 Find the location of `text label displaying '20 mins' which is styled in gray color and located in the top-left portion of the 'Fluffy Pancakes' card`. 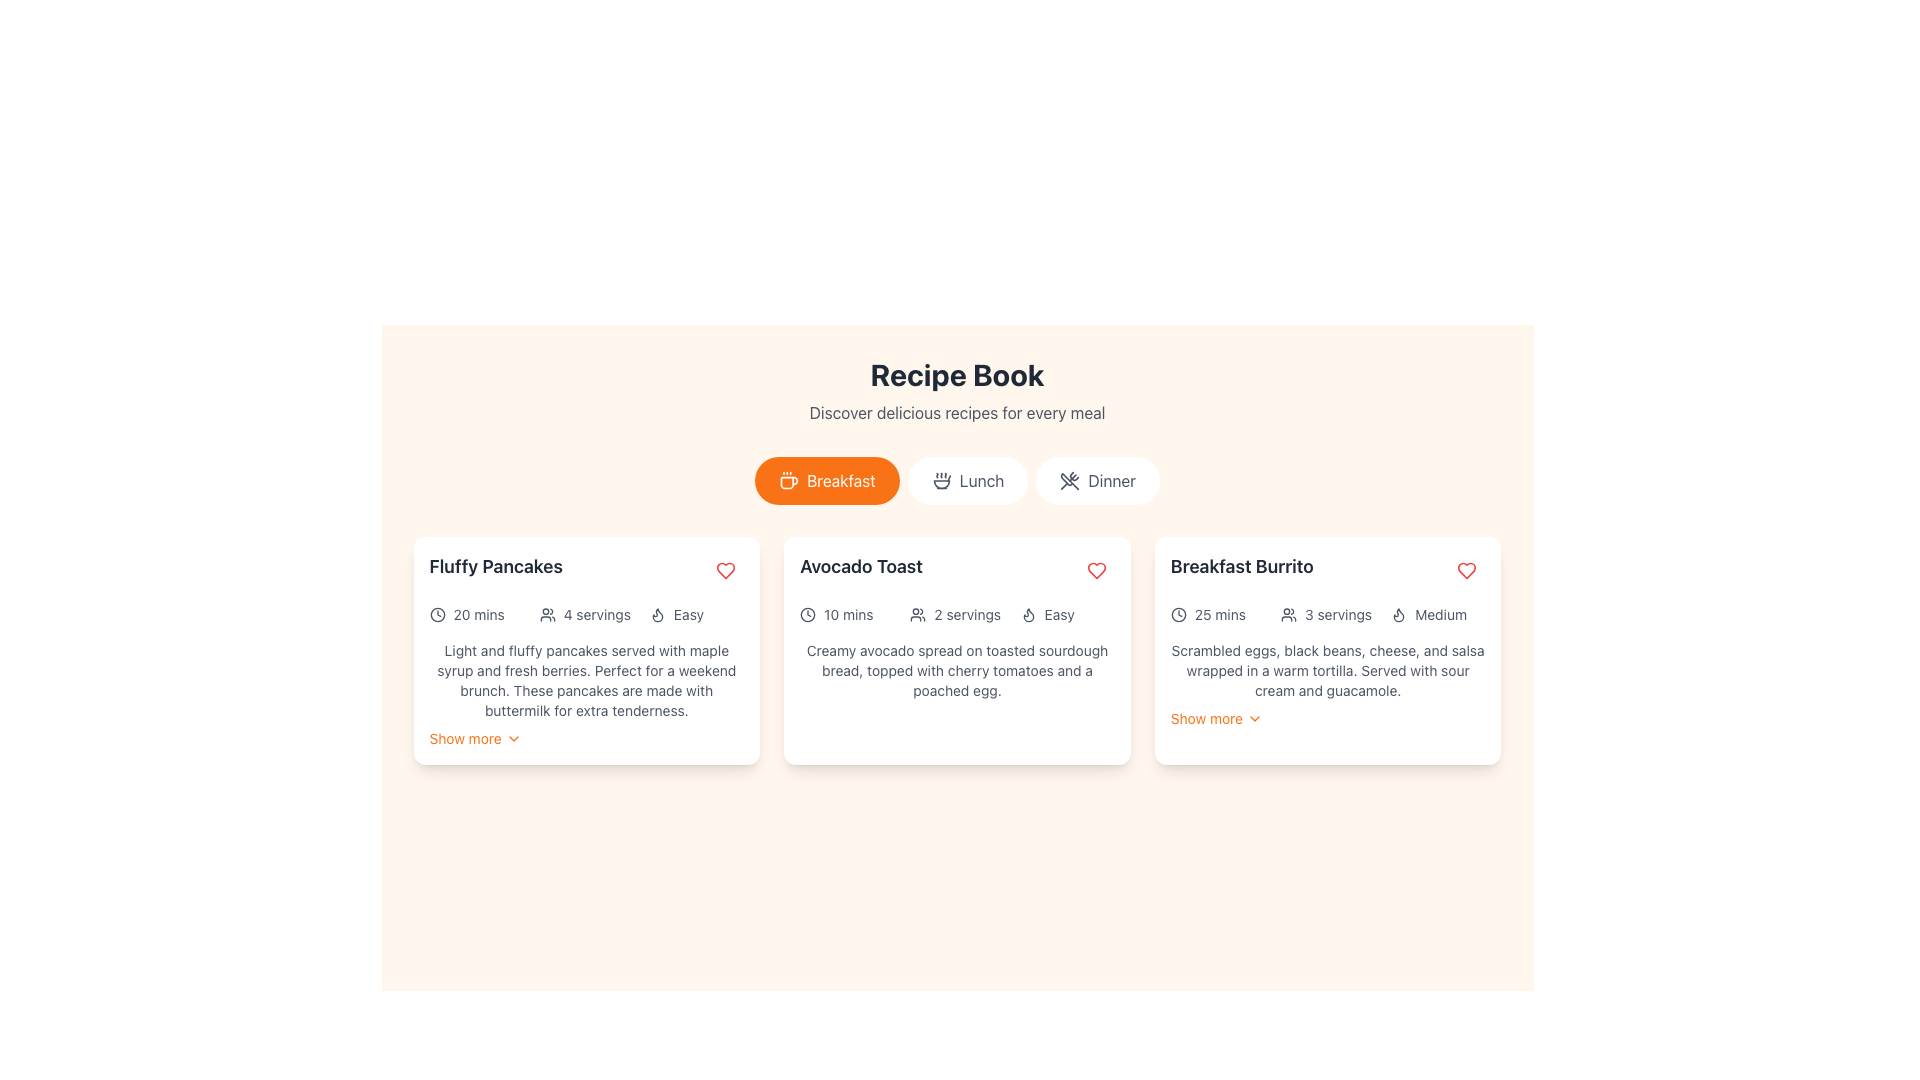

text label displaying '20 mins' which is styled in gray color and located in the top-left portion of the 'Fluffy Pancakes' card is located at coordinates (478, 613).